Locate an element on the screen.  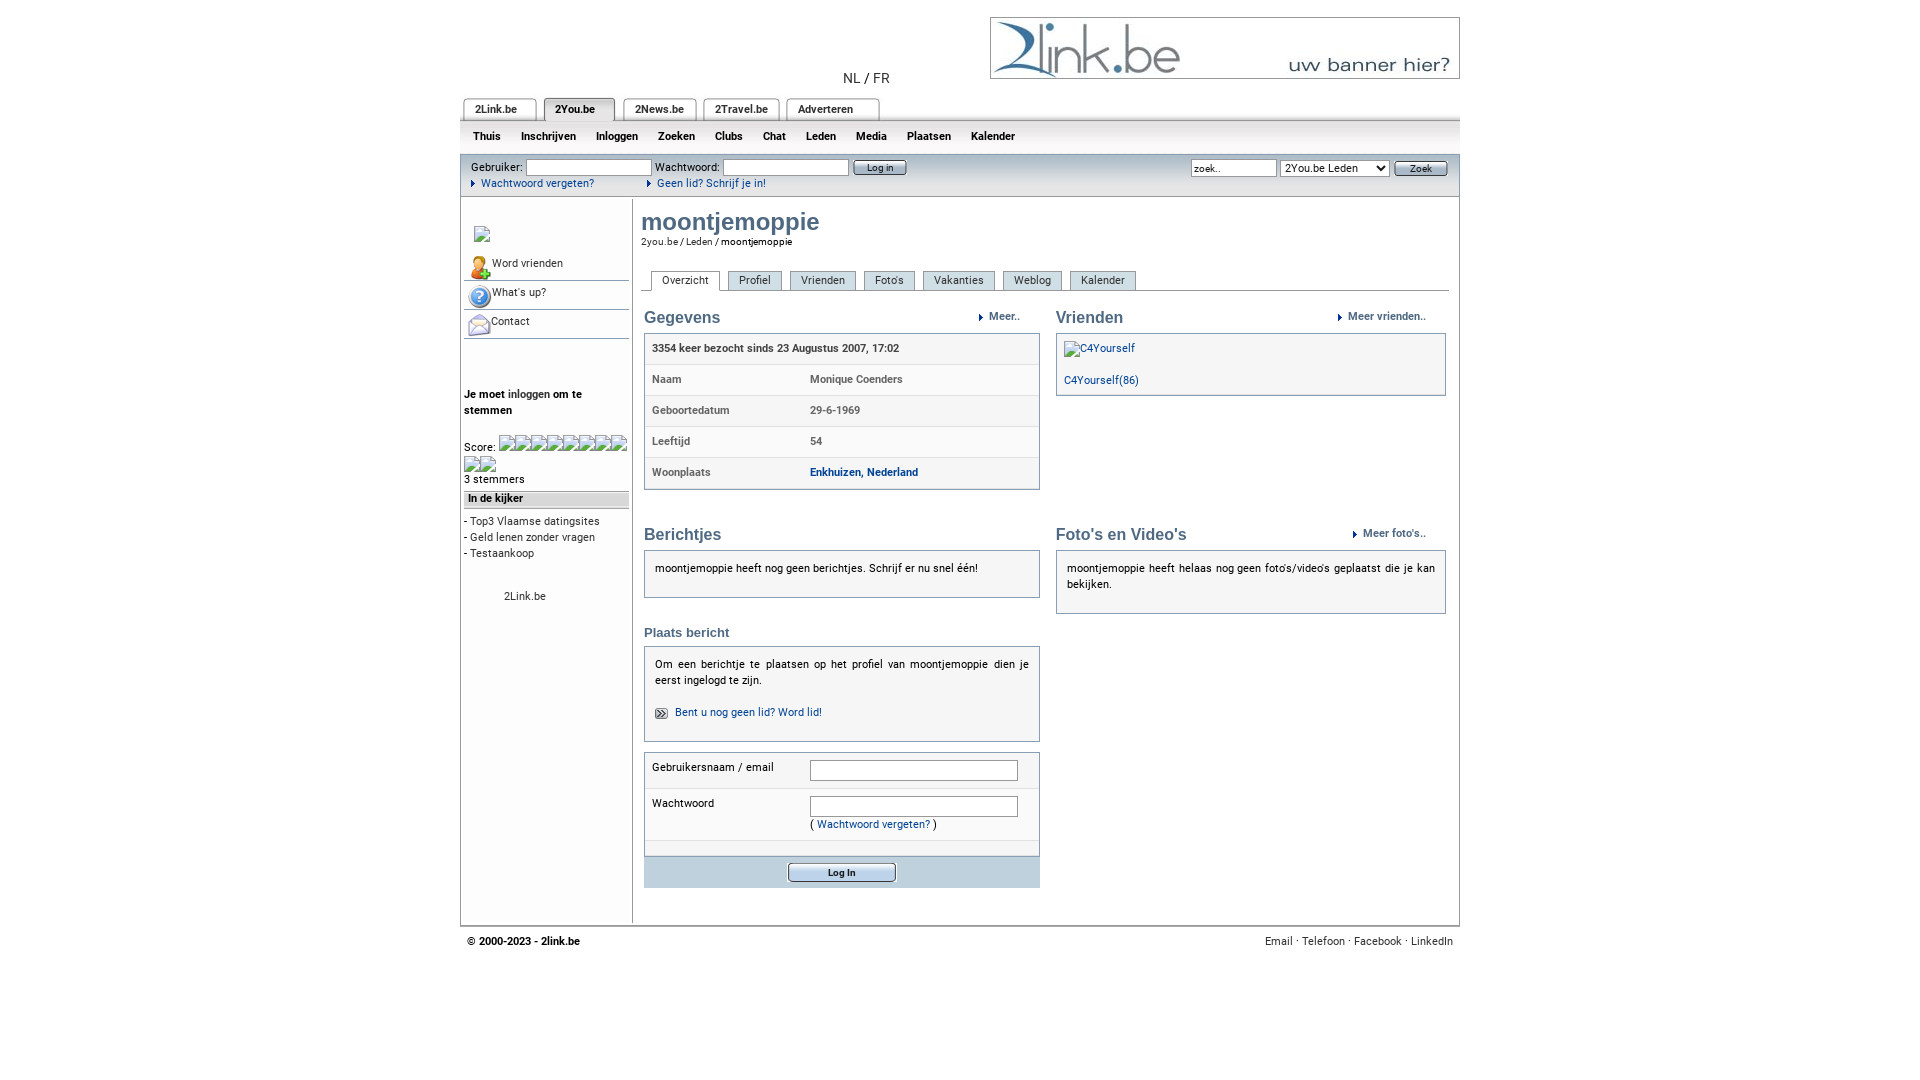
'Chat' is located at coordinates (773, 135).